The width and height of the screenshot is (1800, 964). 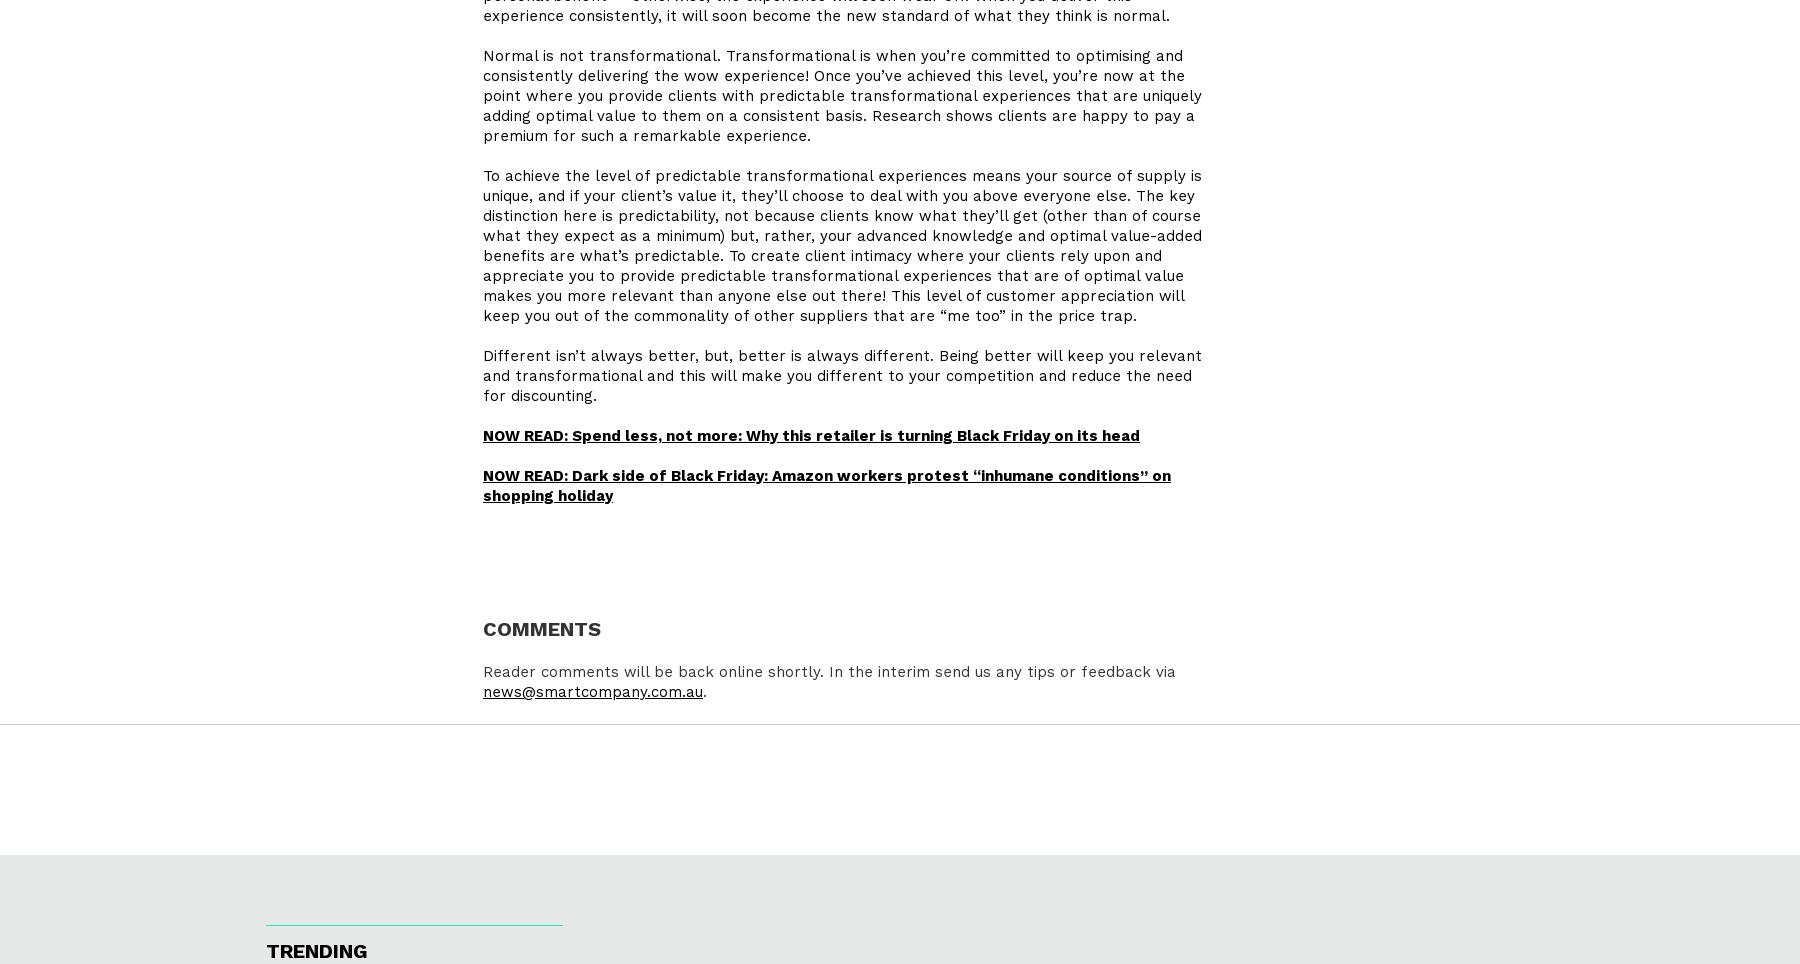 What do you see at coordinates (838, 127) in the screenshot?
I see `'shows clients are happy to pay a premium for such a remarkable experience.'` at bounding box center [838, 127].